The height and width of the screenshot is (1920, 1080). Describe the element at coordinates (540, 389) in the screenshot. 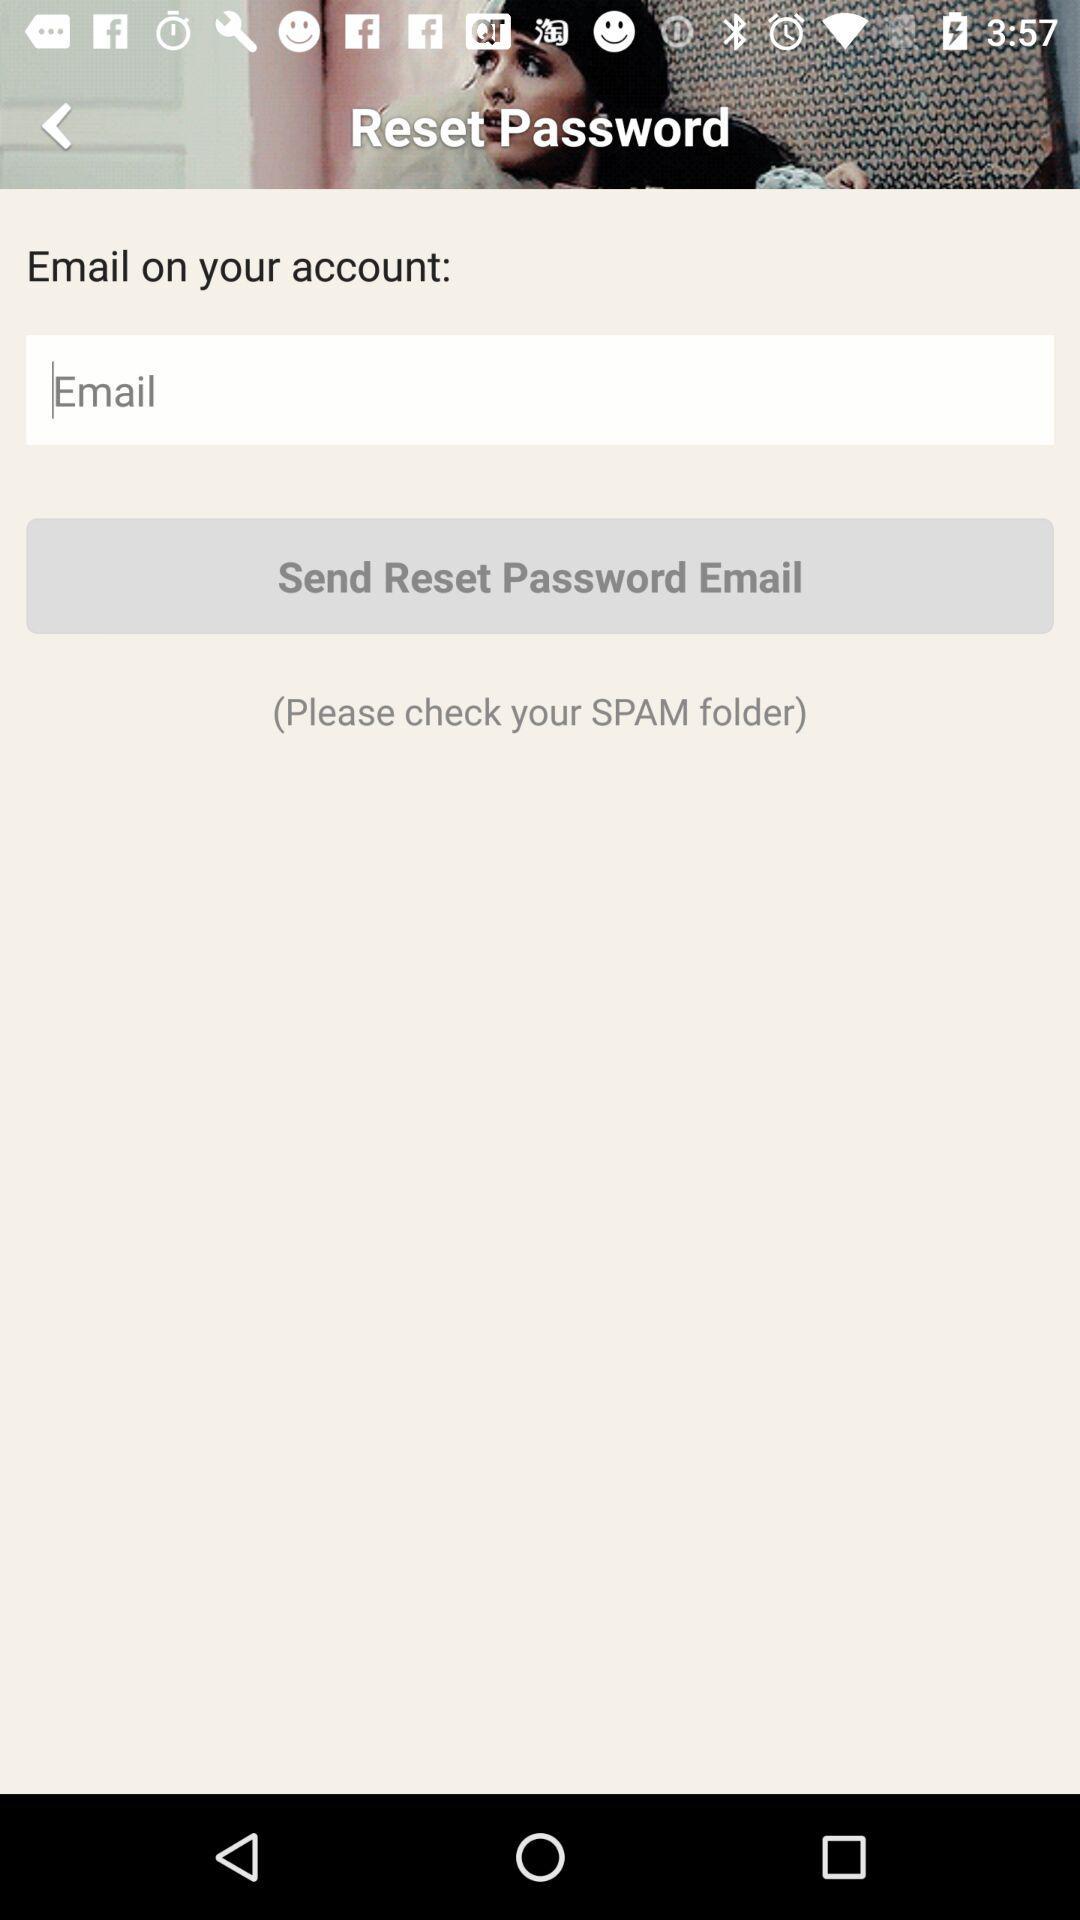

I see `email` at that location.